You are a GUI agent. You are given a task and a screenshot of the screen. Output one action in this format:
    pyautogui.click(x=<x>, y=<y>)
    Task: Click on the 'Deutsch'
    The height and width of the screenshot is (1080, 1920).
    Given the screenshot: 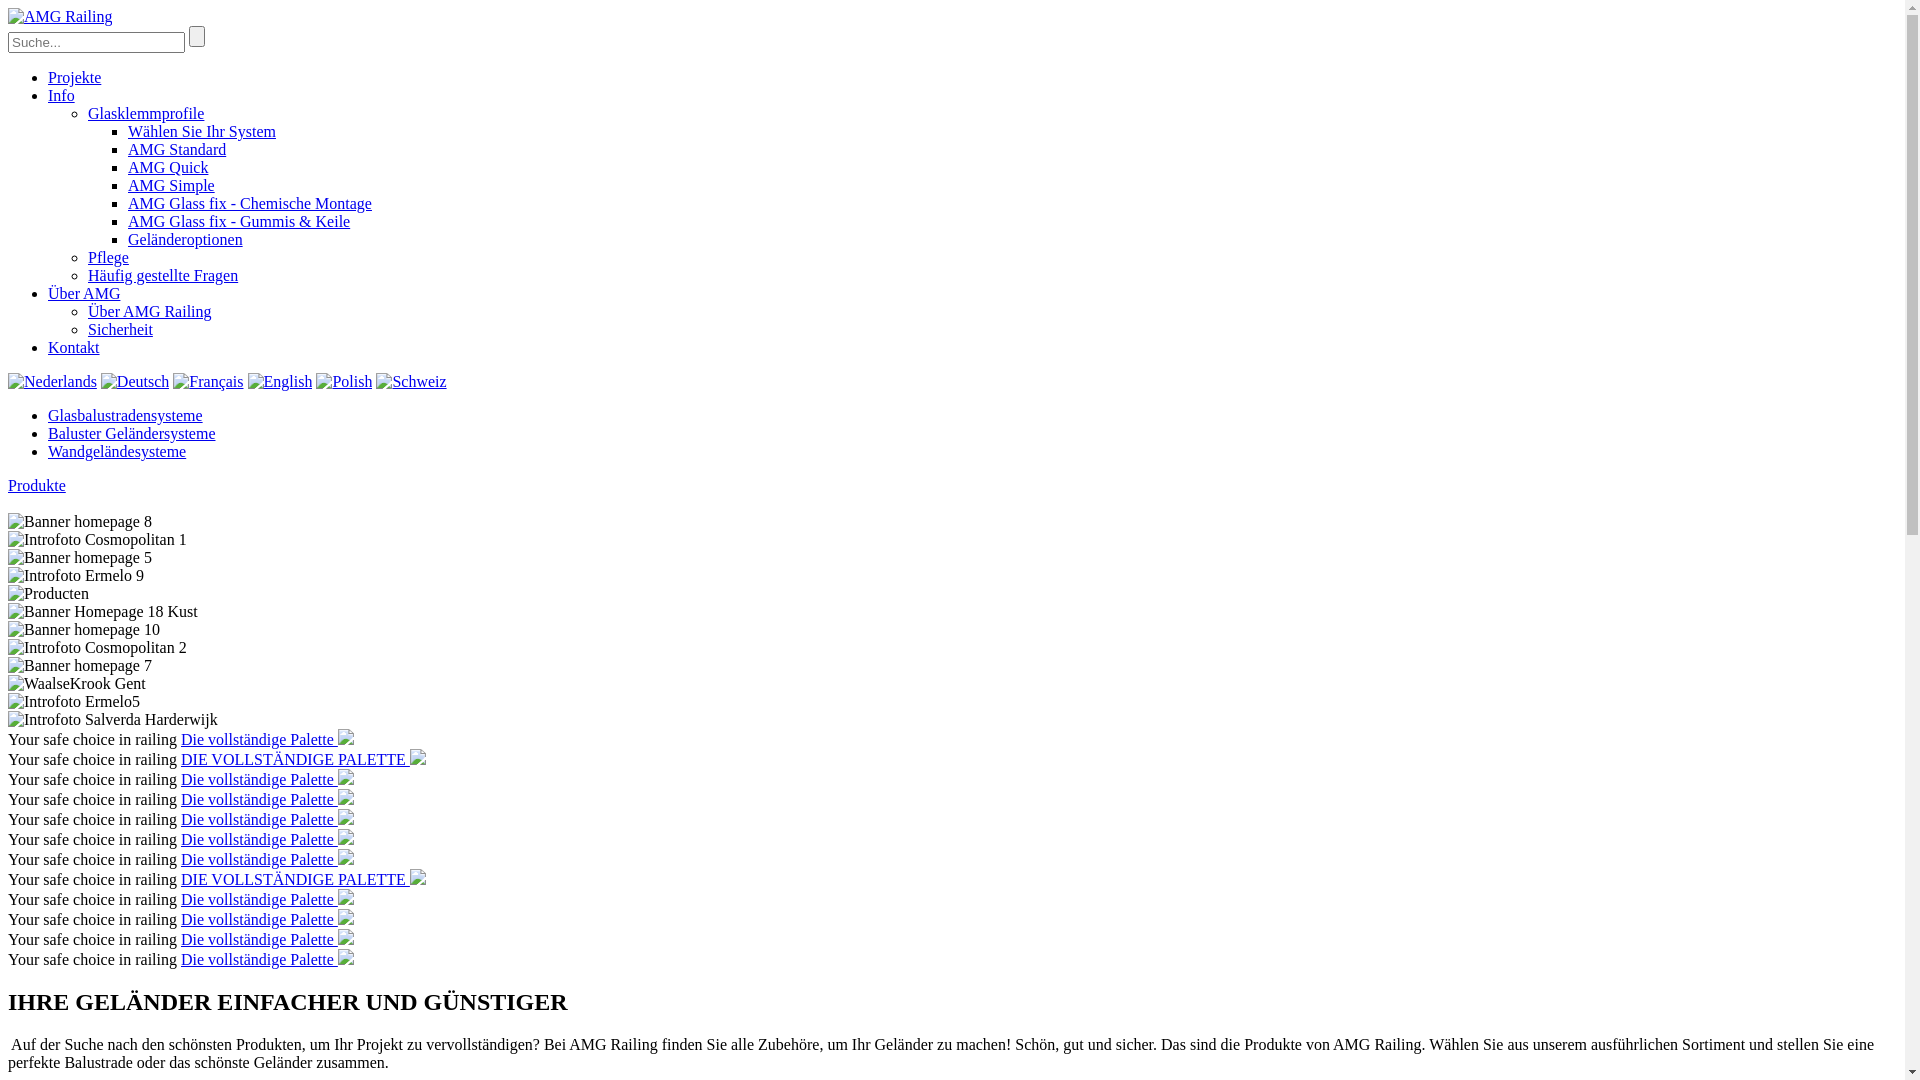 What is the action you would take?
    pyautogui.click(x=133, y=381)
    